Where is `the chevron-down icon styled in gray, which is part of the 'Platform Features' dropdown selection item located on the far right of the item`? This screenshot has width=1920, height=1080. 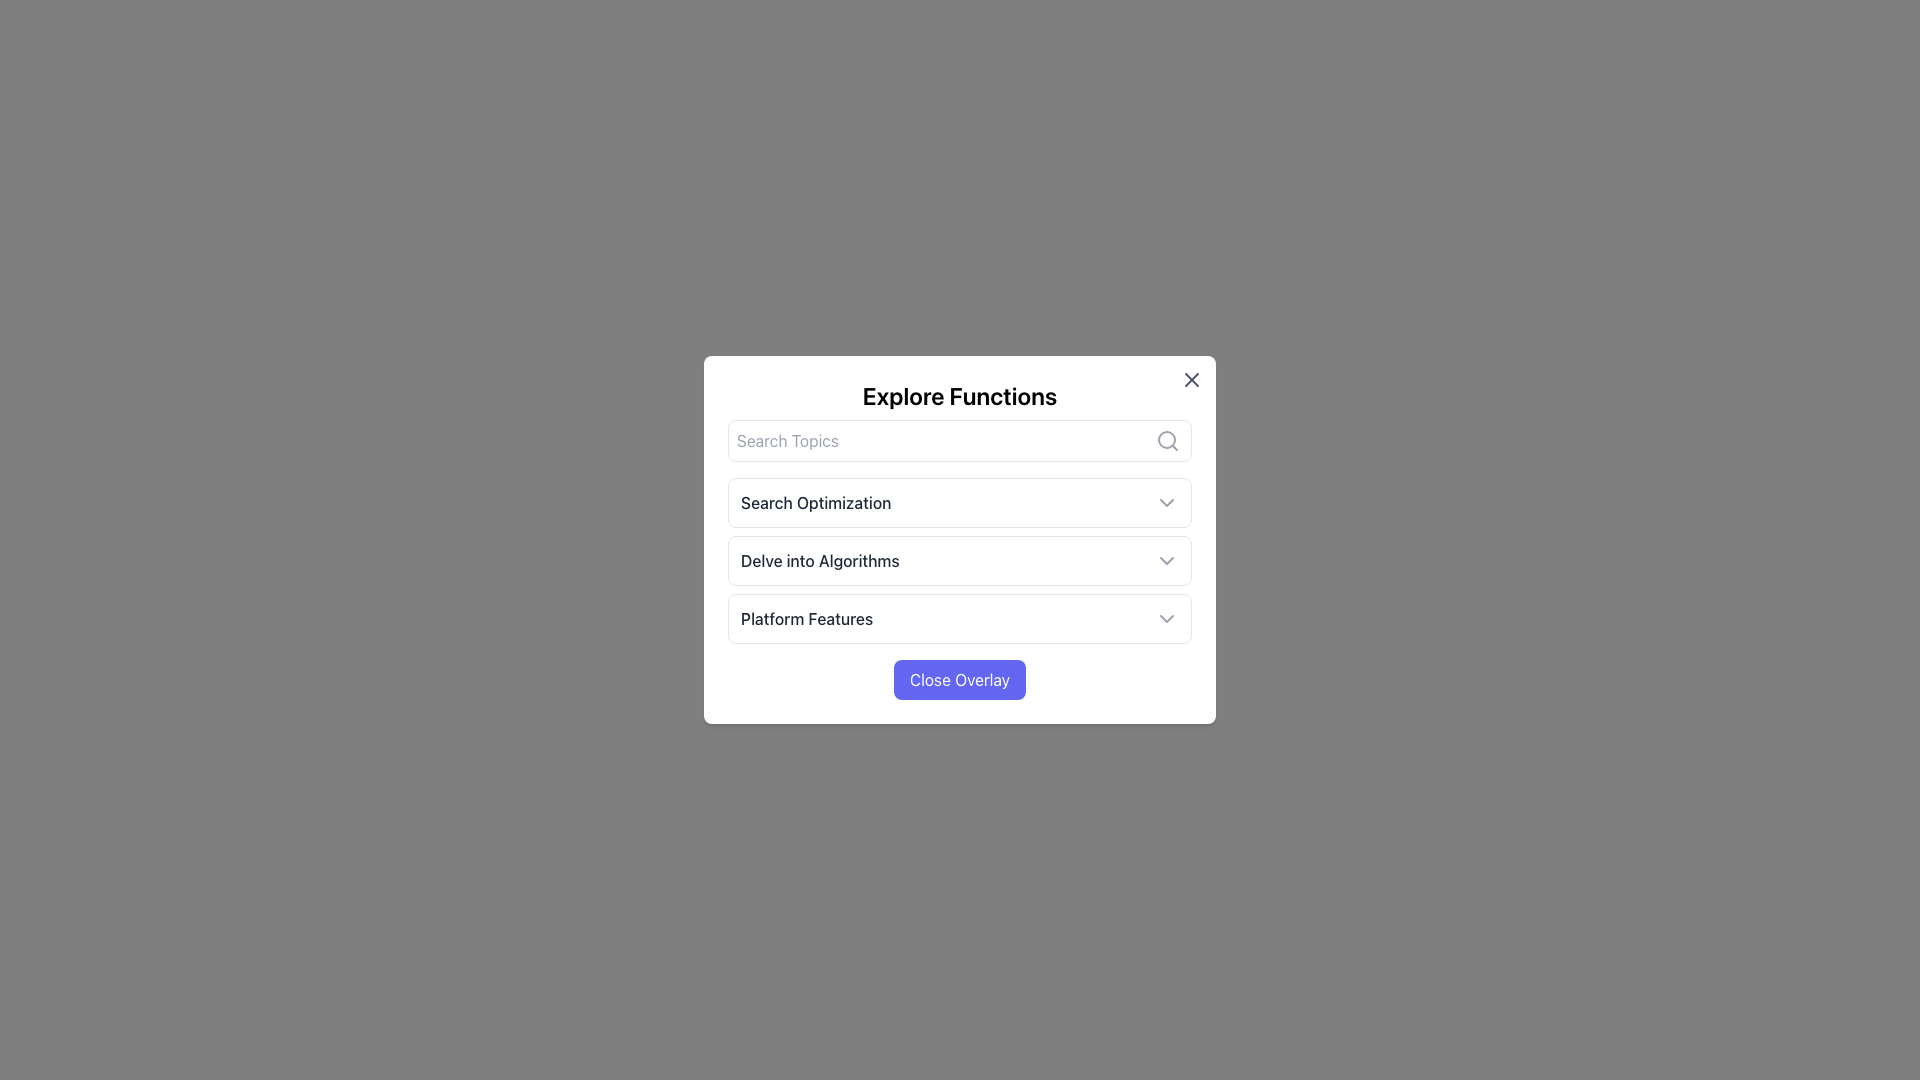
the chevron-down icon styled in gray, which is part of the 'Platform Features' dropdown selection item located on the far right of the item is located at coordinates (1166, 617).